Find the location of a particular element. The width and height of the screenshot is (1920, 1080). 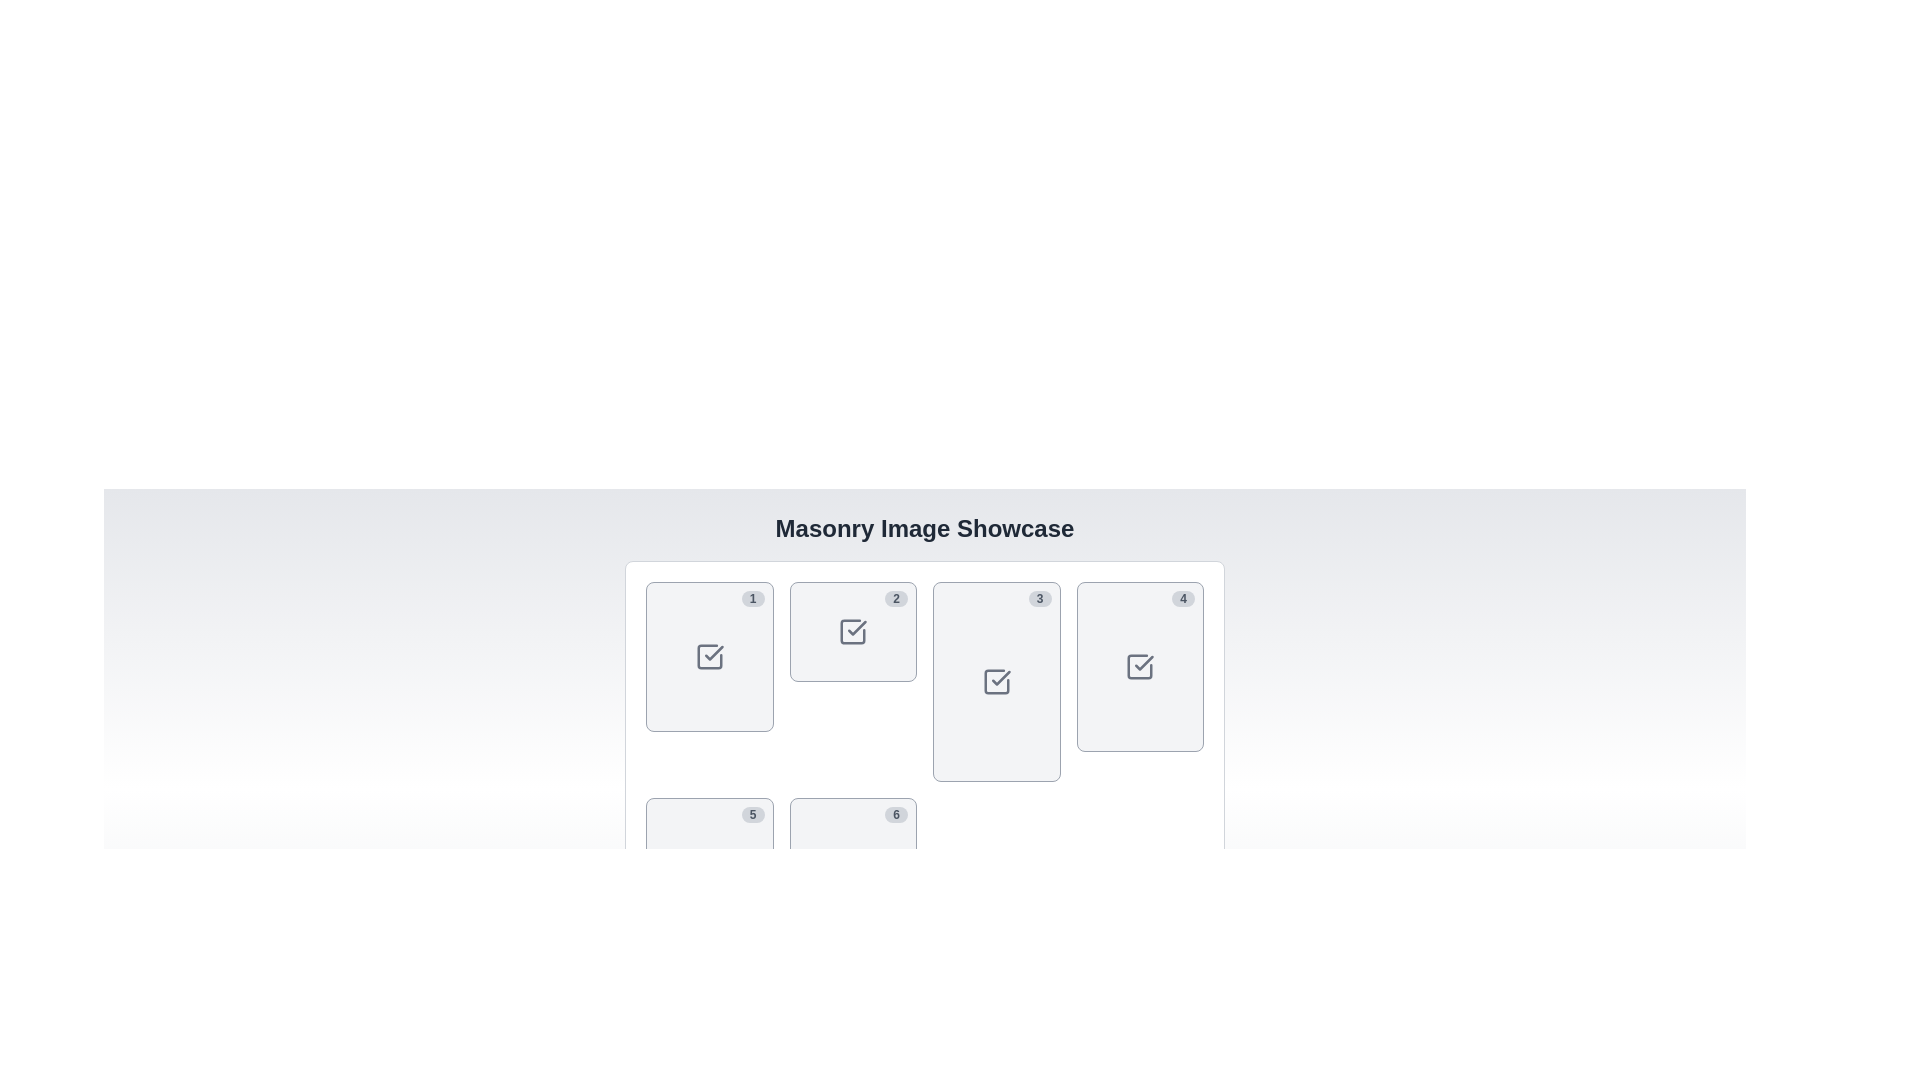

the interactive card or box element located in the top-left corner of the grid layout, which features a checkmark icon is located at coordinates (709, 656).